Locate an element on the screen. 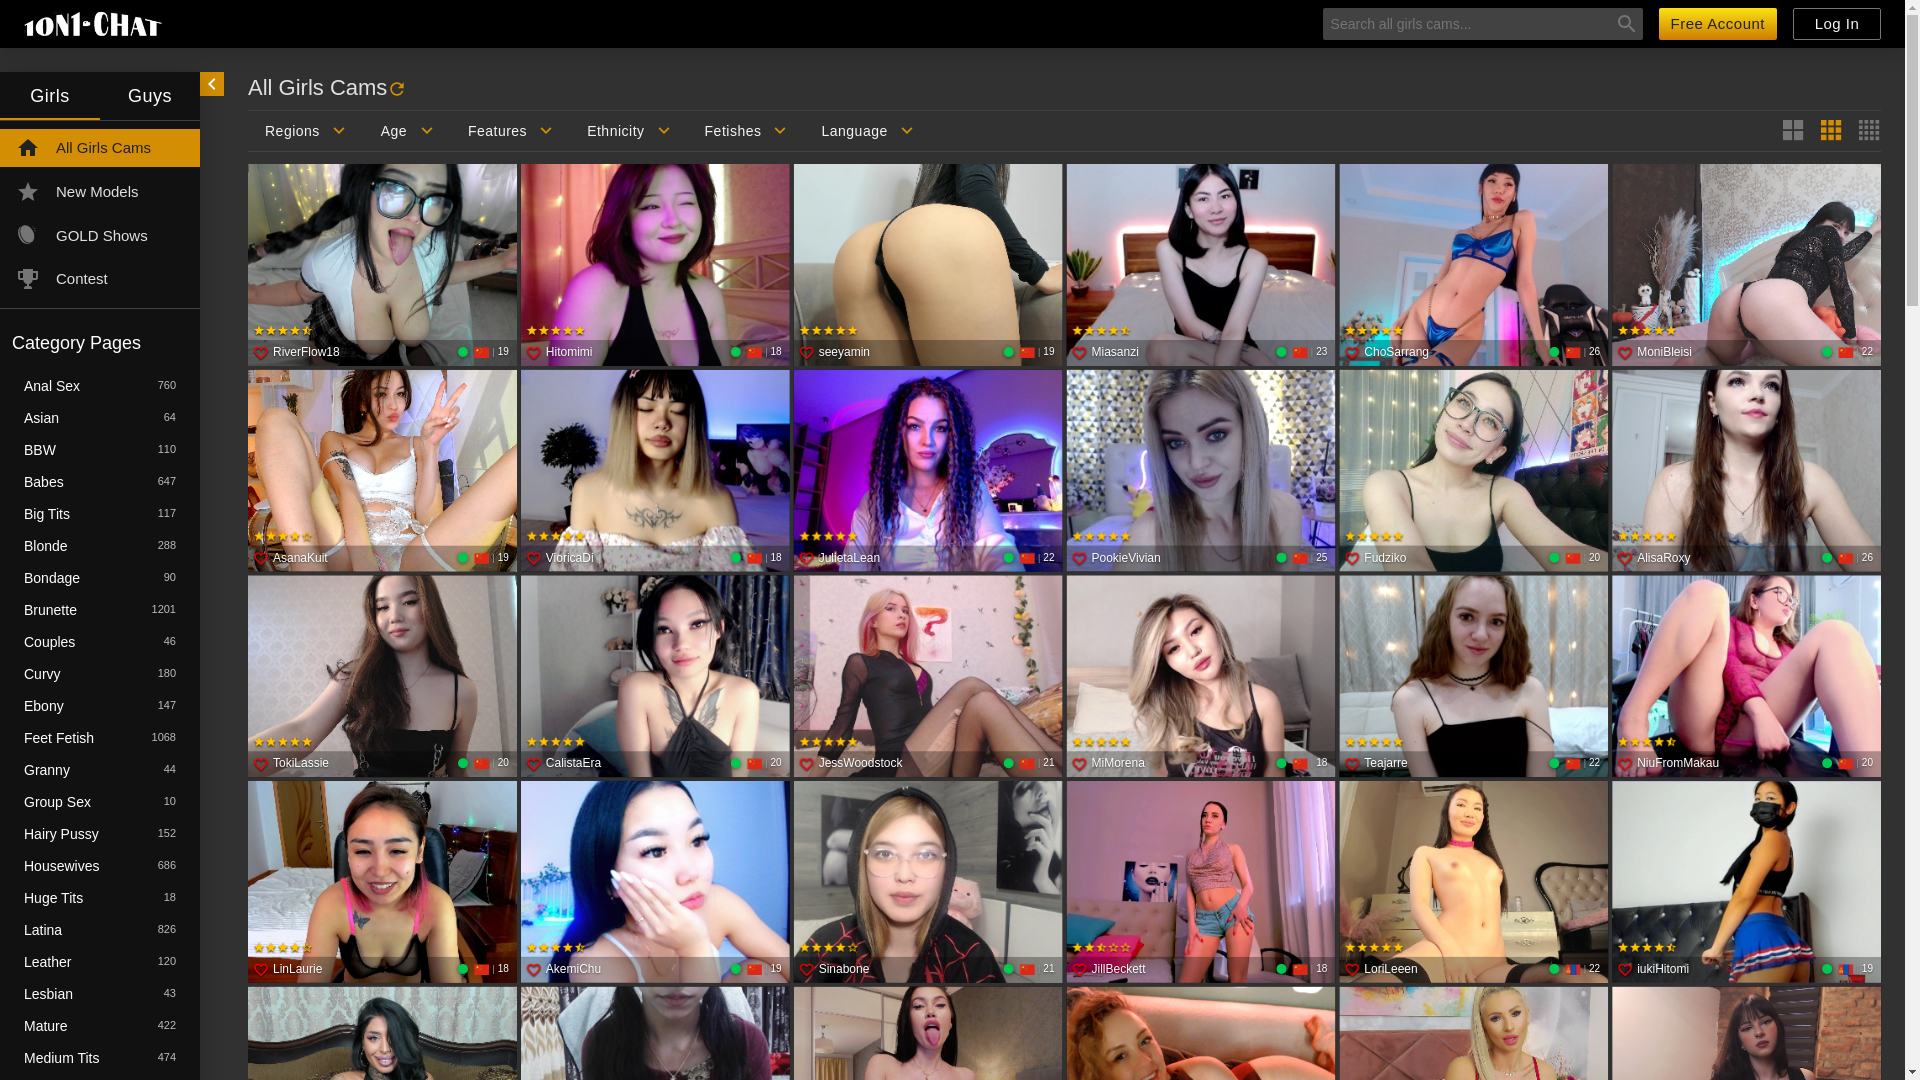 The height and width of the screenshot is (1080, 1920). 'Fetishes' is located at coordinates (745, 131).